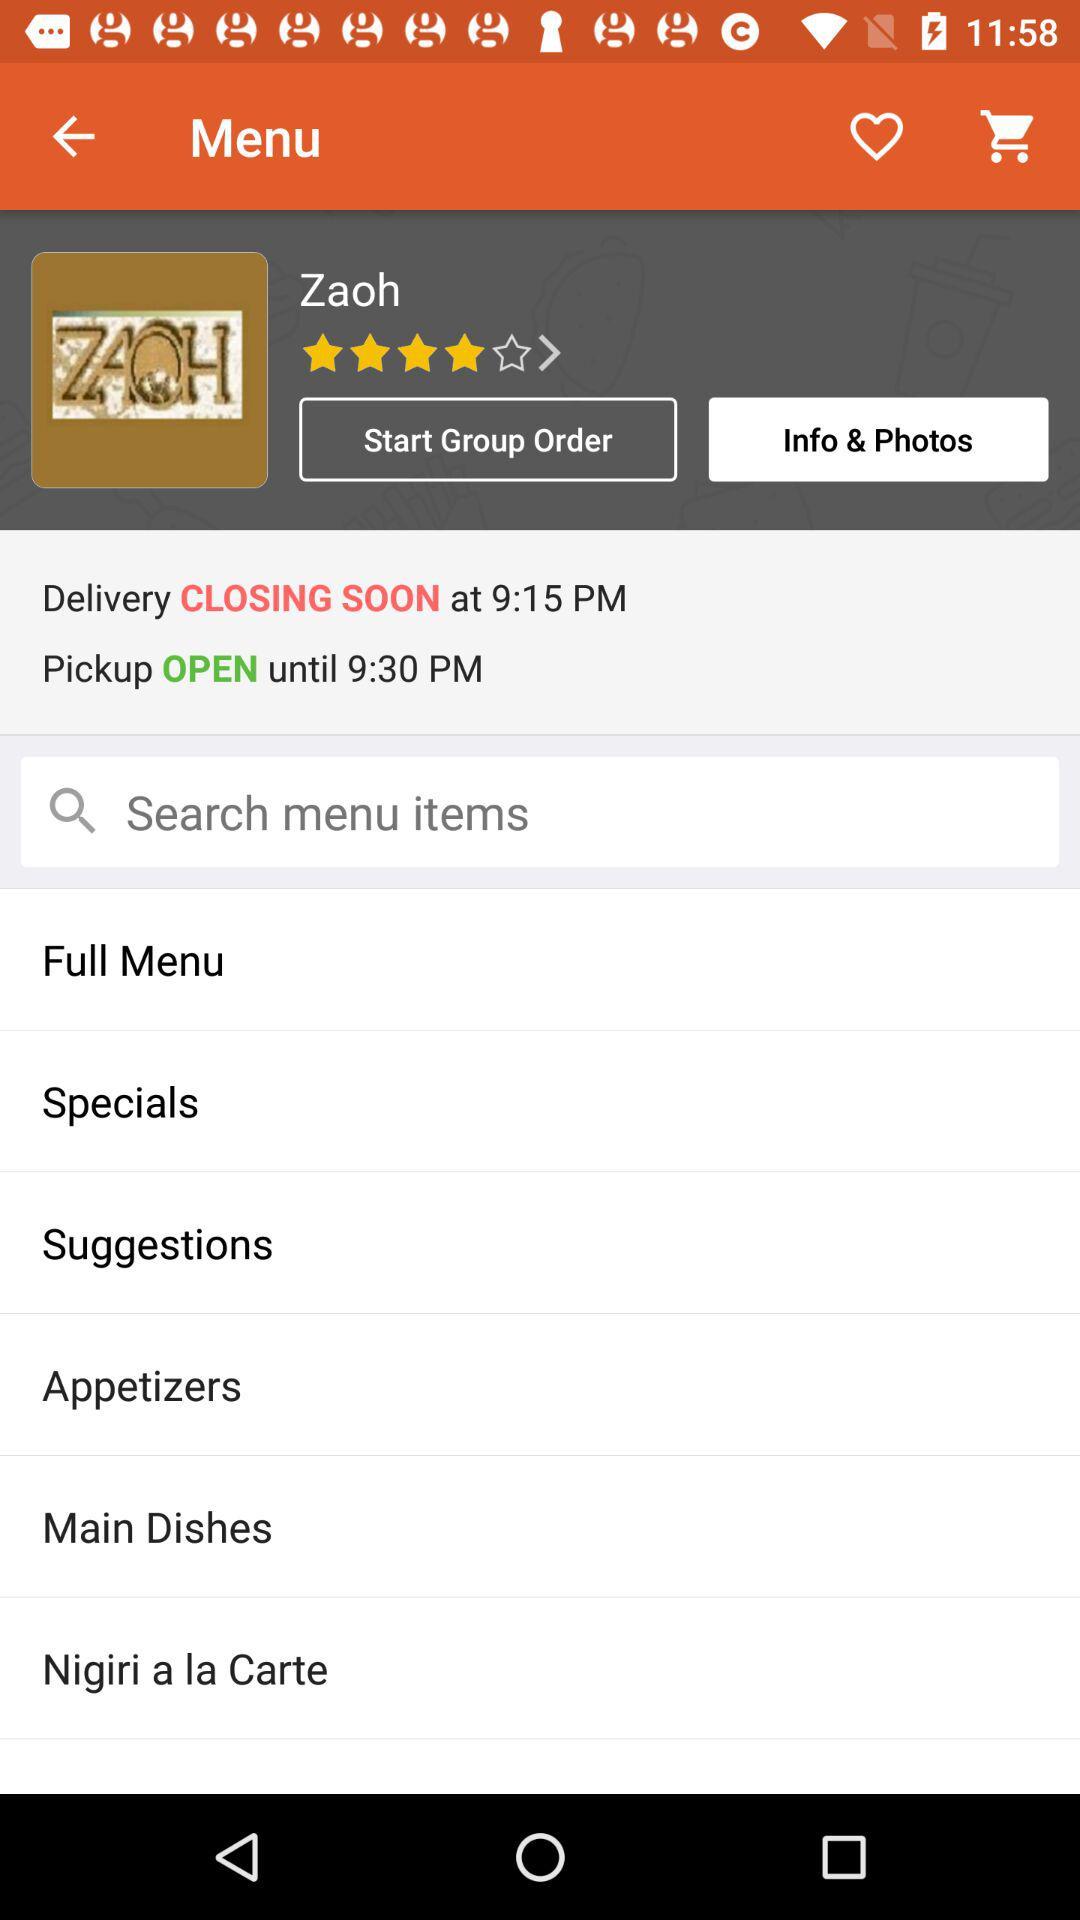 The height and width of the screenshot is (1920, 1080). Describe the element at coordinates (540, 1525) in the screenshot. I see `item below appetizers icon` at that location.